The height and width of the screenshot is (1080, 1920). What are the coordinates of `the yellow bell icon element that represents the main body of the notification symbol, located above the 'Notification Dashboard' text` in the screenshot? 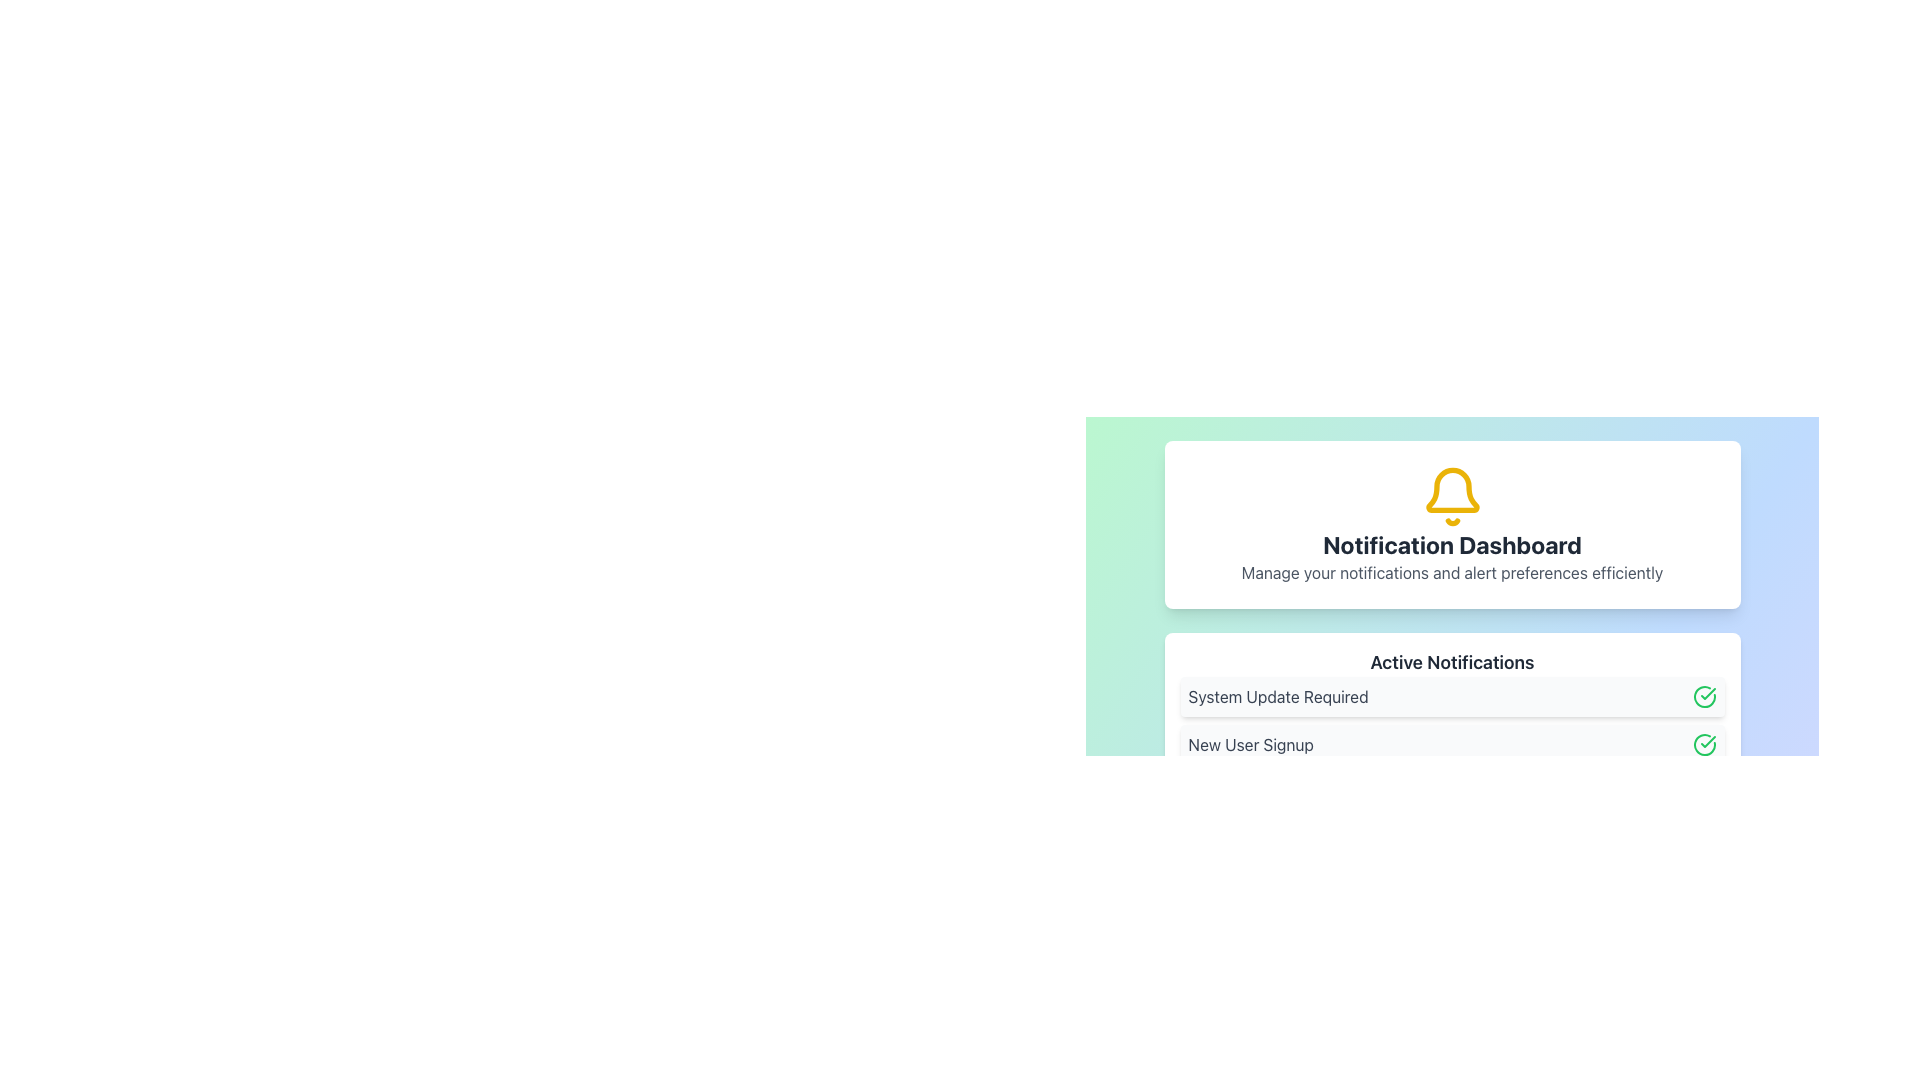 It's located at (1452, 490).